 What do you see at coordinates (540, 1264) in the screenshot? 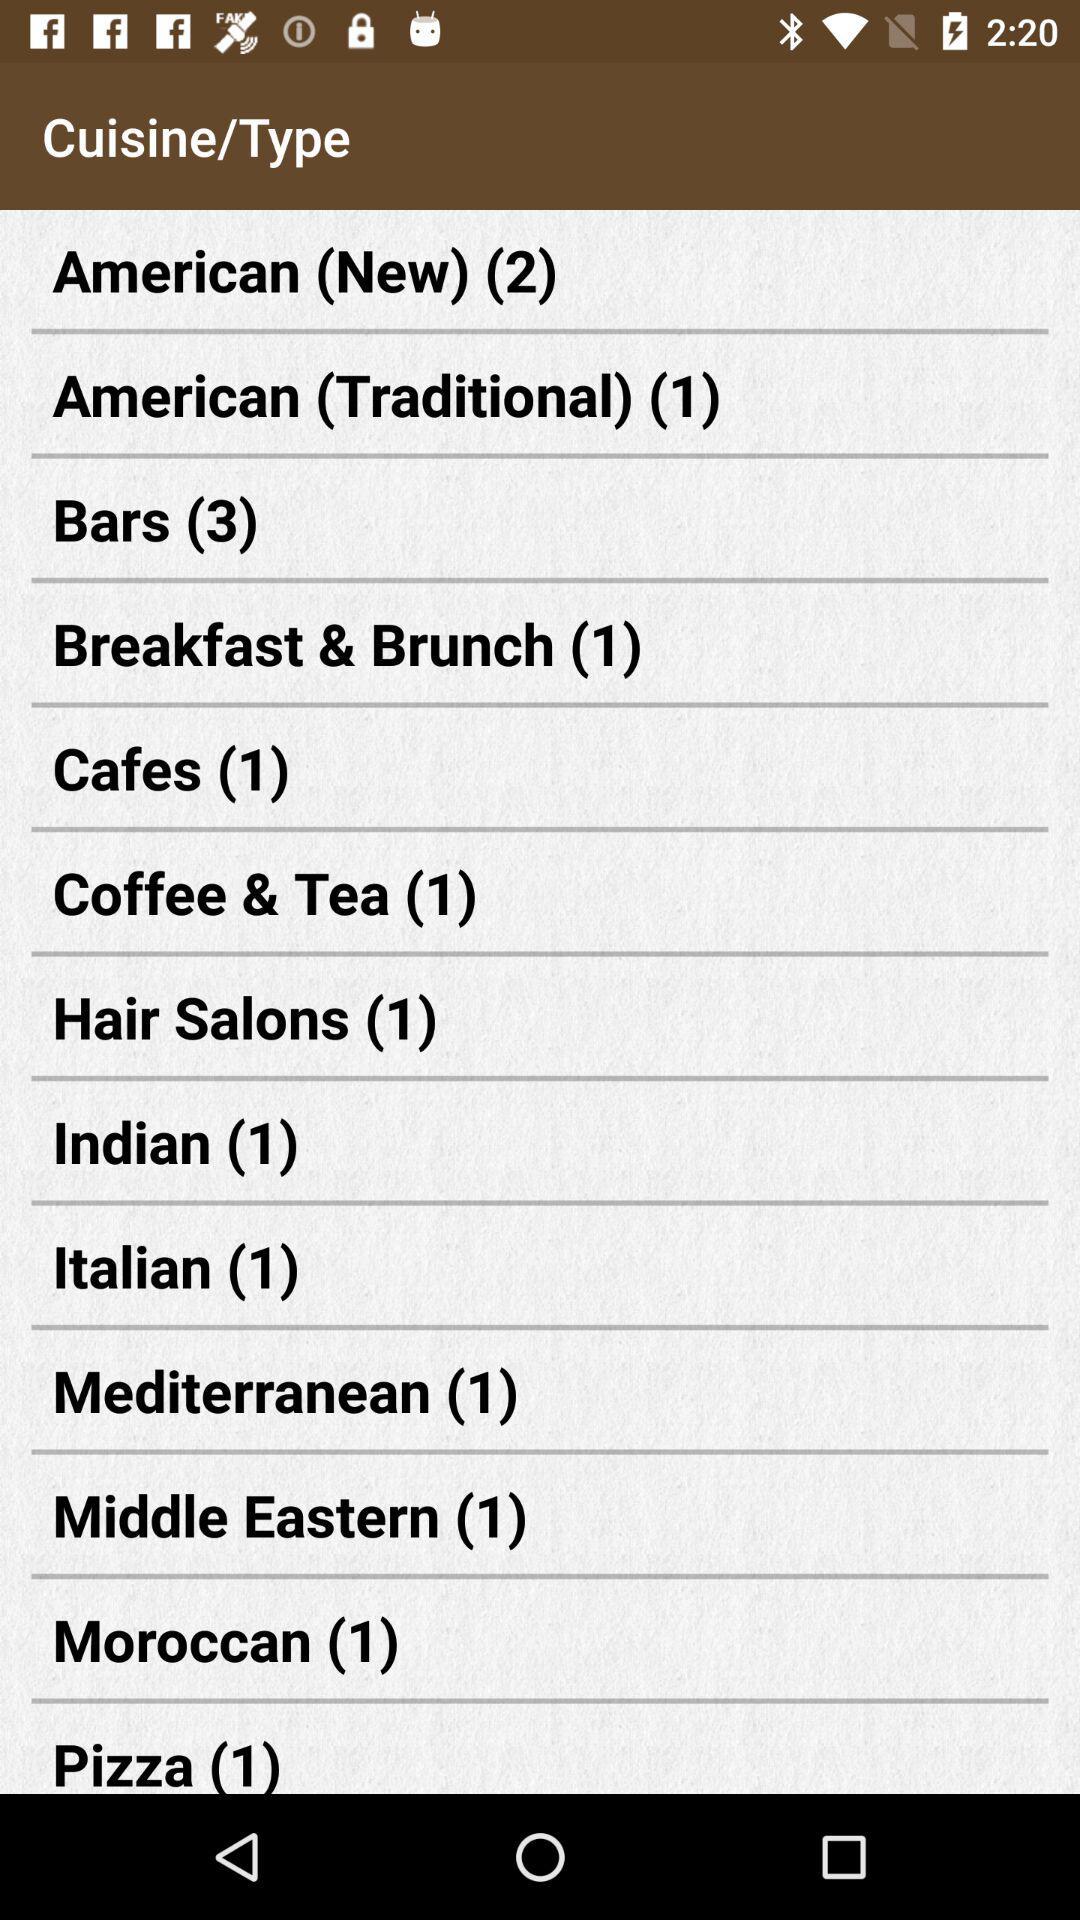
I see `the item above mediterranean (1) icon` at bounding box center [540, 1264].